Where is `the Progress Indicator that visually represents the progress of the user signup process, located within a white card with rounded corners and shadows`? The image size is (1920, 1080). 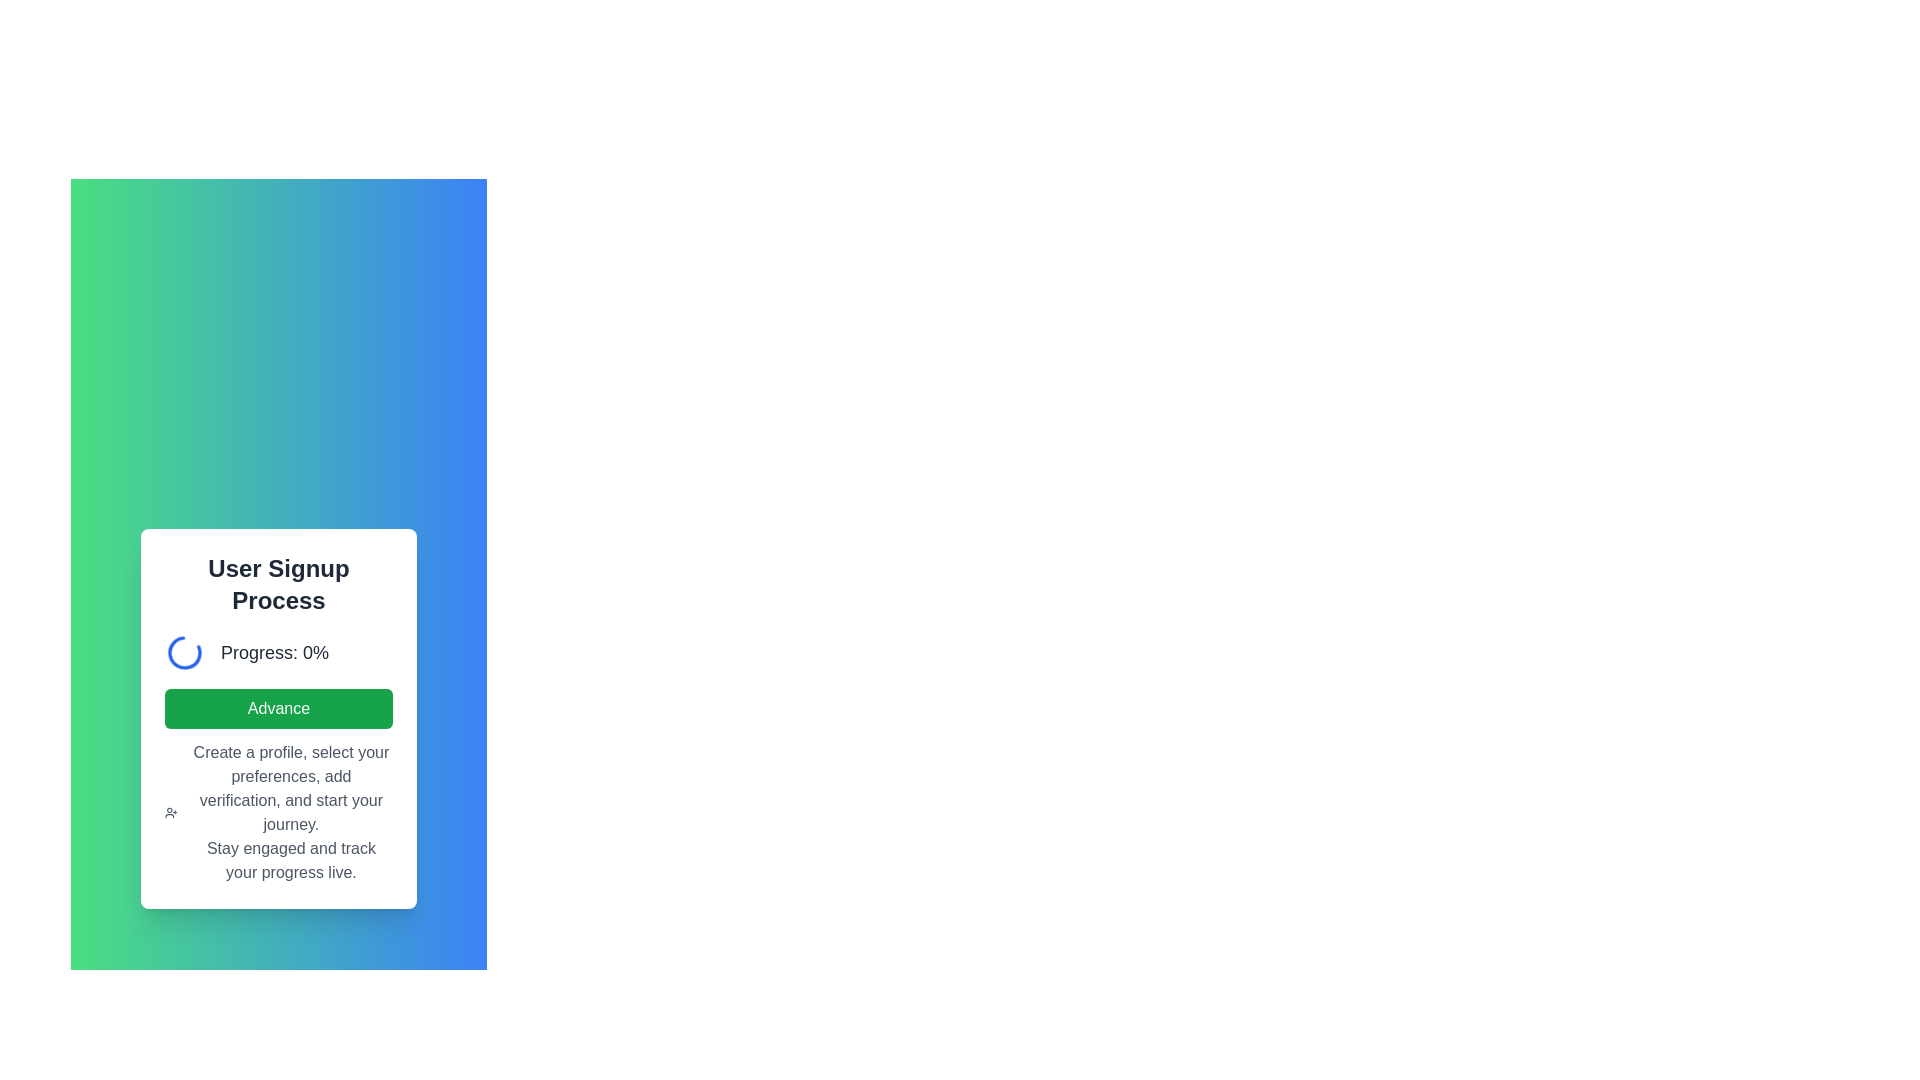 the Progress Indicator that visually represents the progress of the user signup process, located within a white card with rounded corners and shadows is located at coordinates (277, 652).